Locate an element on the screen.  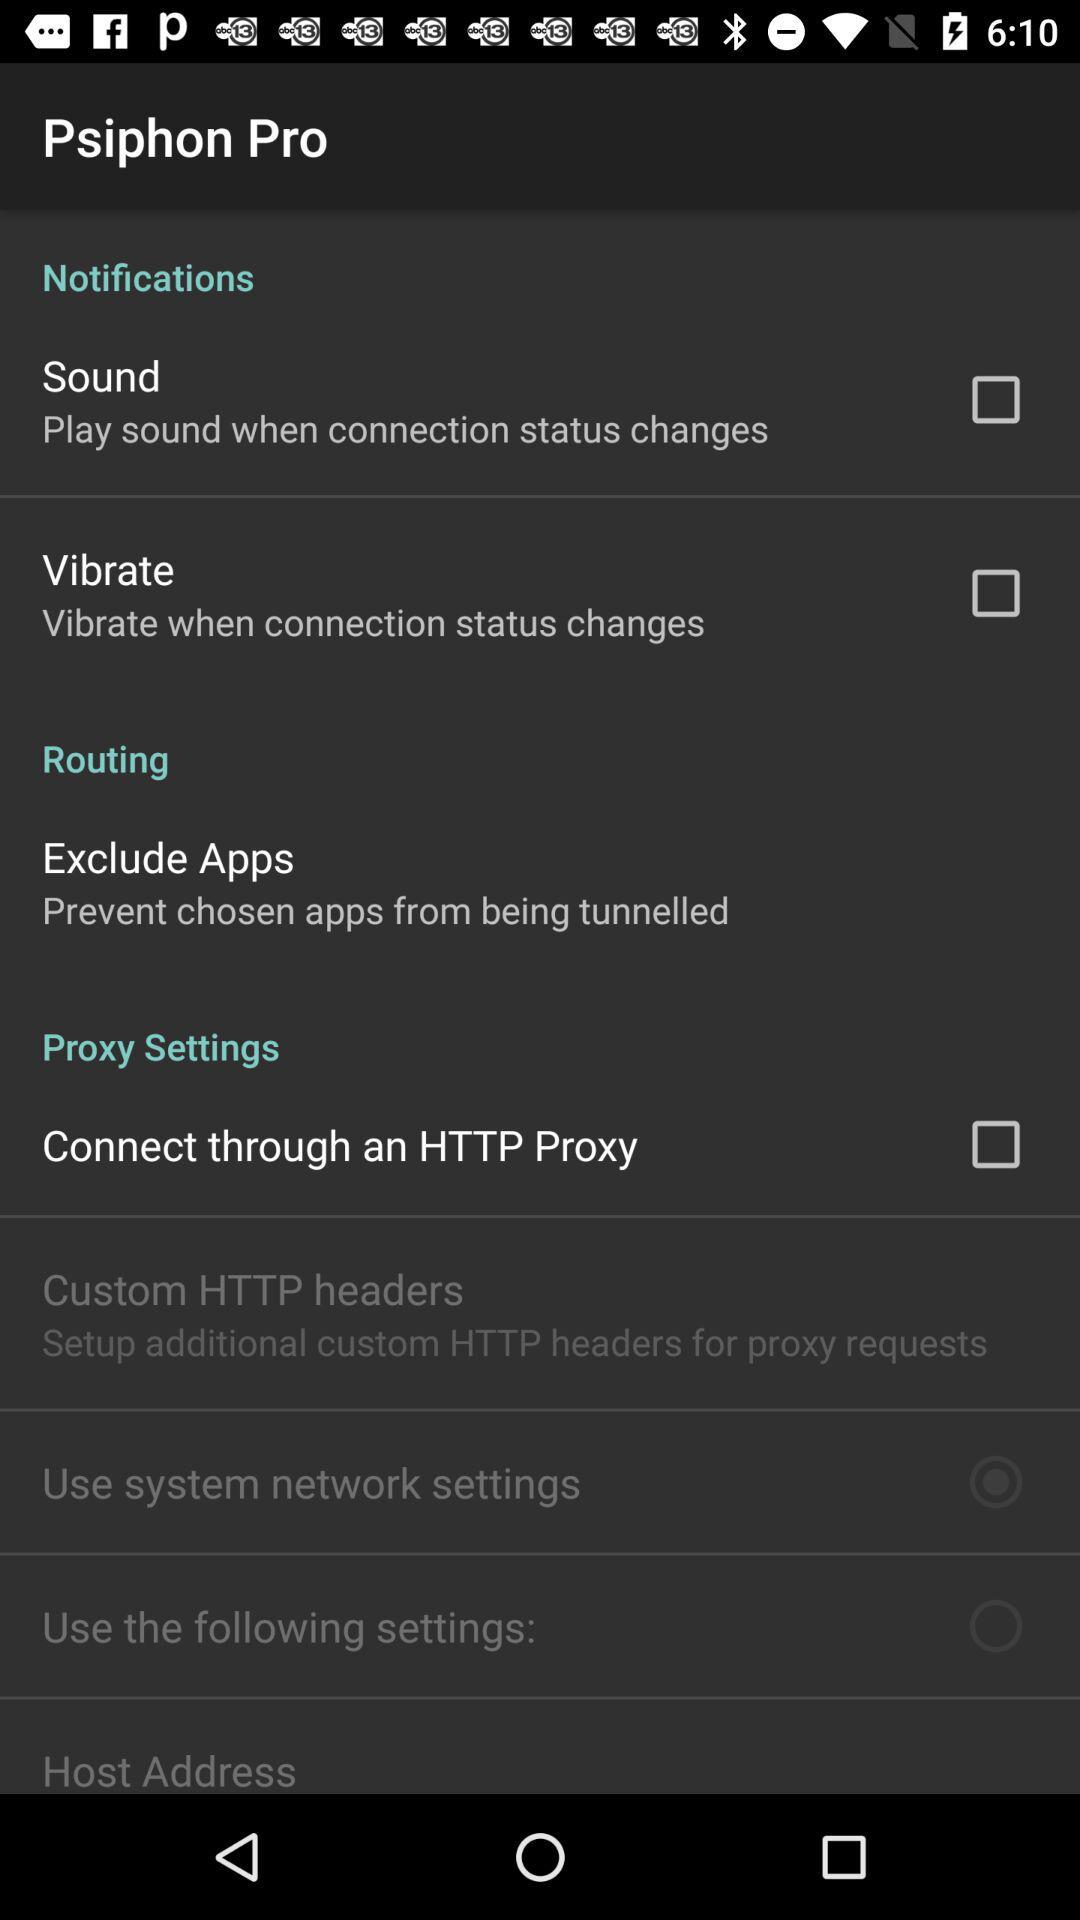
the icon below setup additional custom icon is located at coordinates (311, 1482).